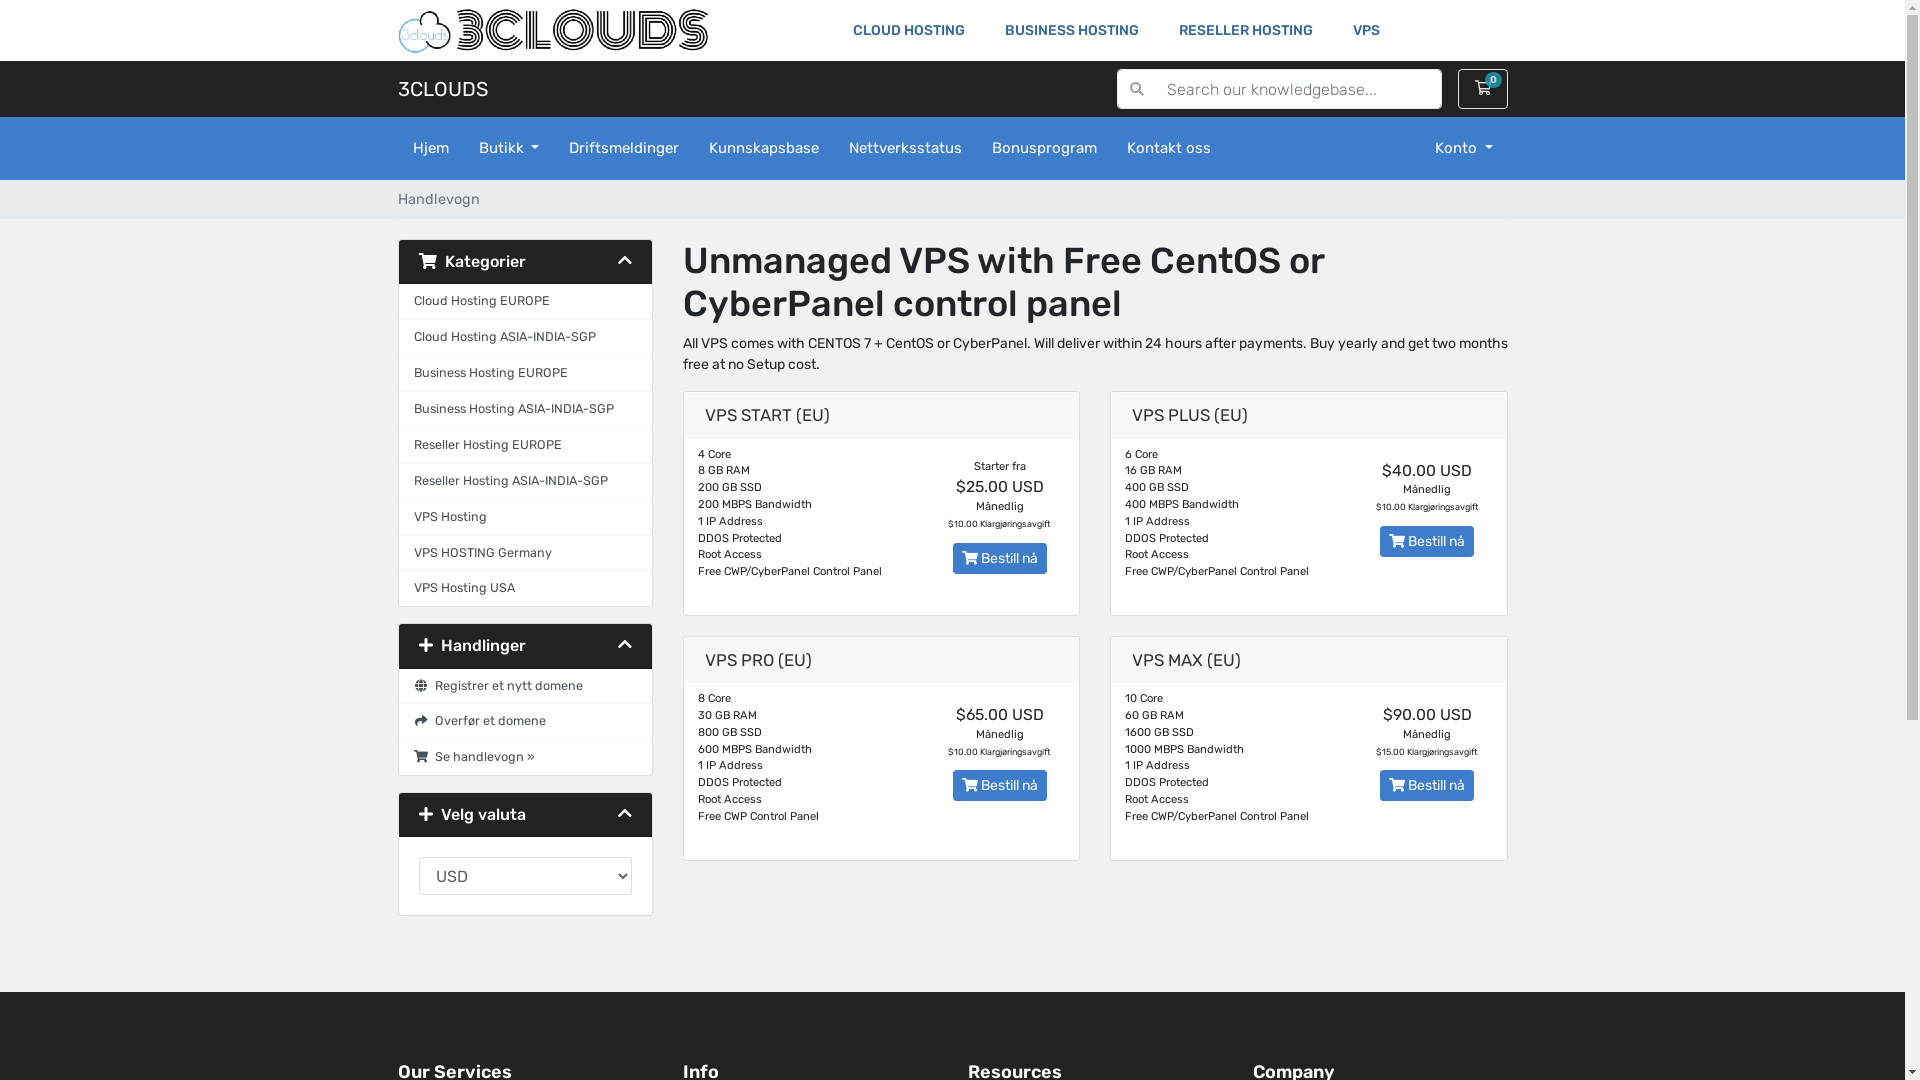 This screenshot has width=1920, height=1080. What do you see at coordinates (398, 408) in the screenshot?
I see `'Business Hosting ASIA-INDIA-SGP'` at bounding box center [398, 408].